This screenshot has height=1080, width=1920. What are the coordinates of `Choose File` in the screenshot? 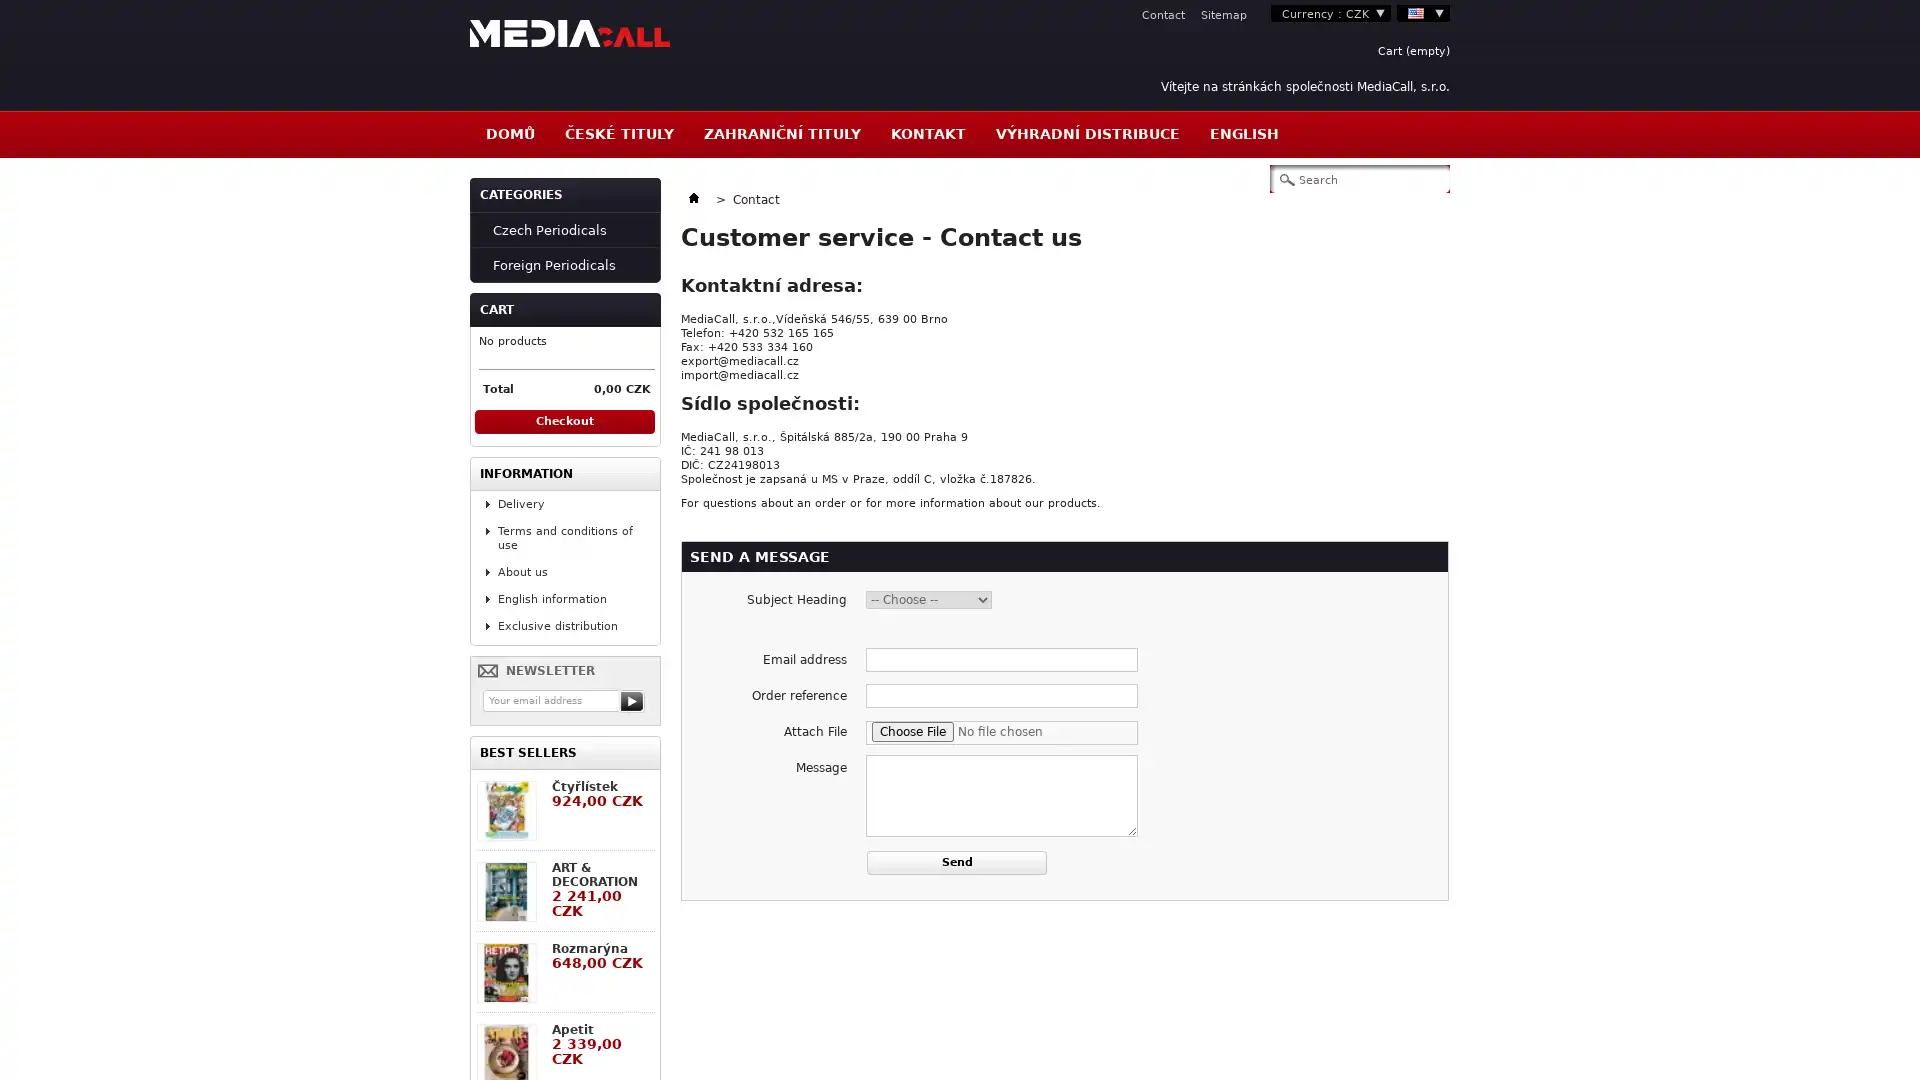 It's located at (911, 732).